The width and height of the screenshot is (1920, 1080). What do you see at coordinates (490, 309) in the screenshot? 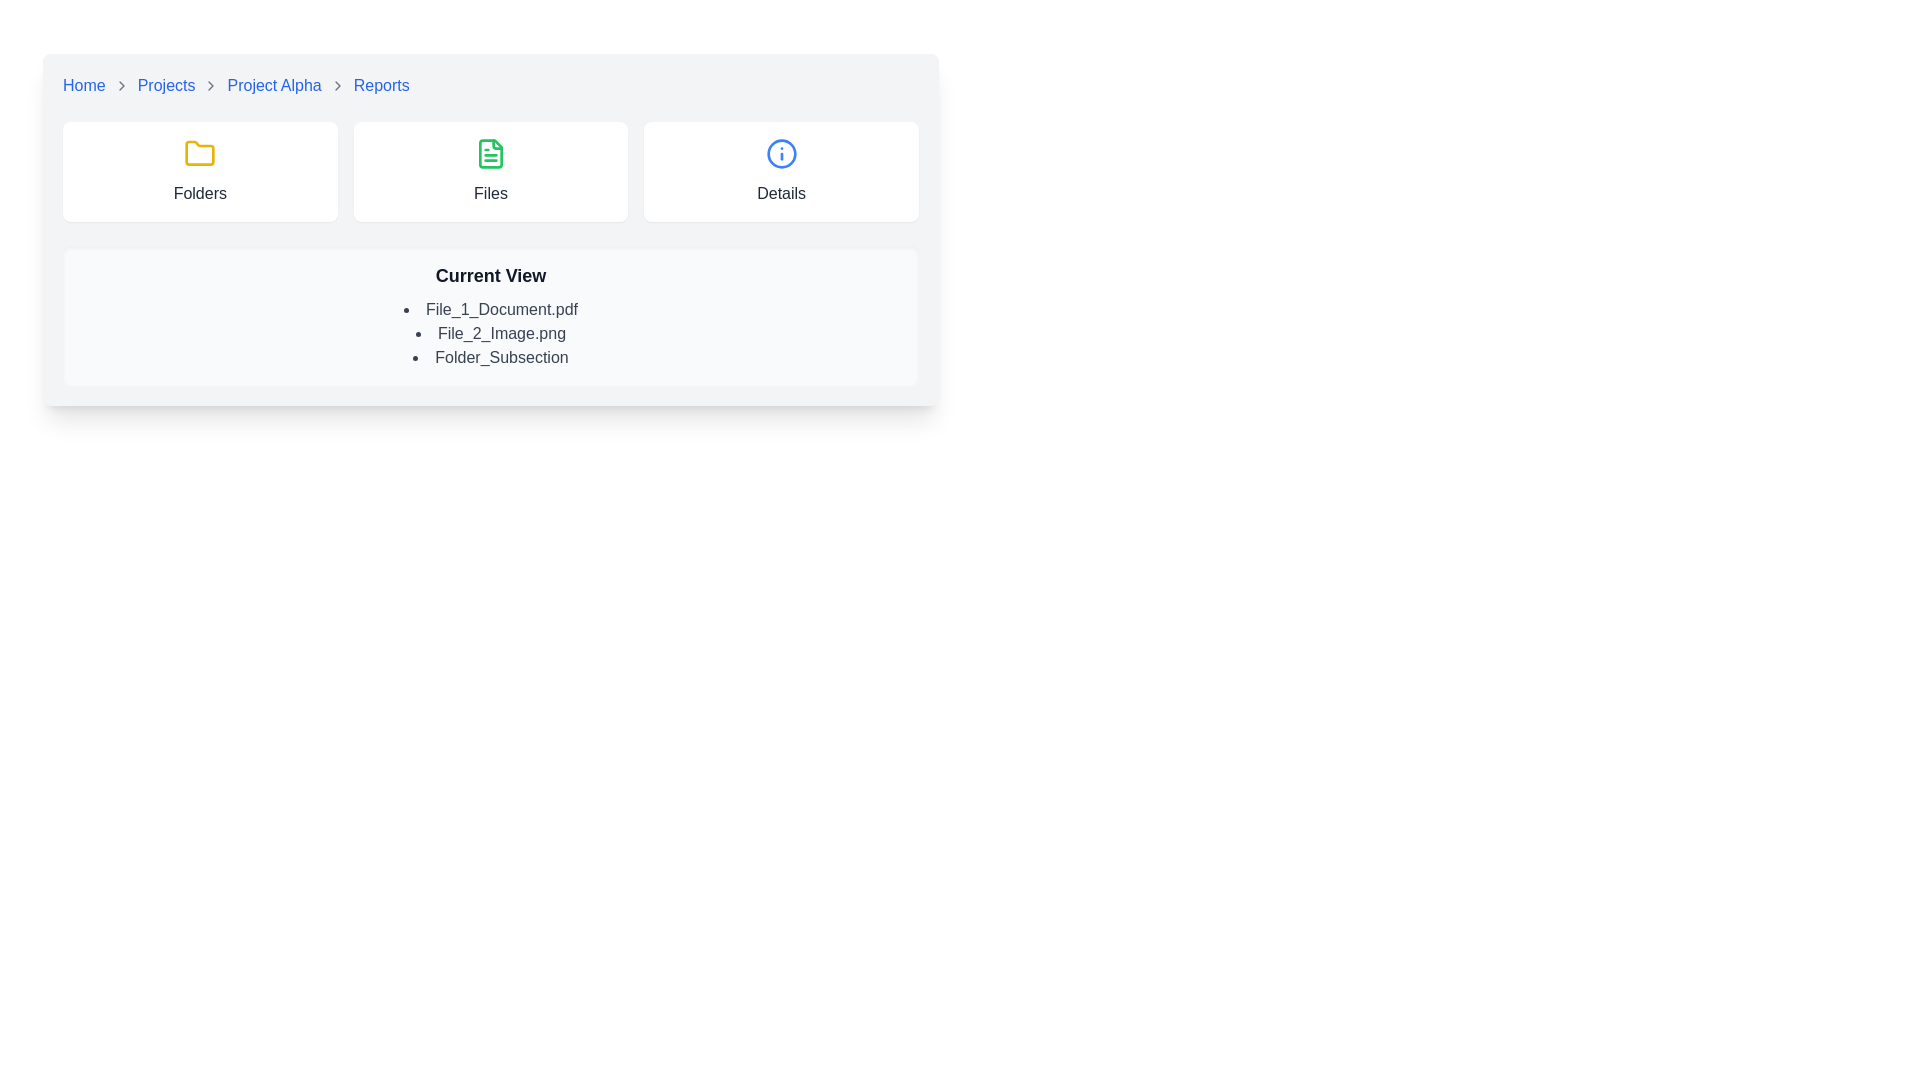
I see `the text label displaying the file name in the 'Current View' list` at bounding box center [490, 309].